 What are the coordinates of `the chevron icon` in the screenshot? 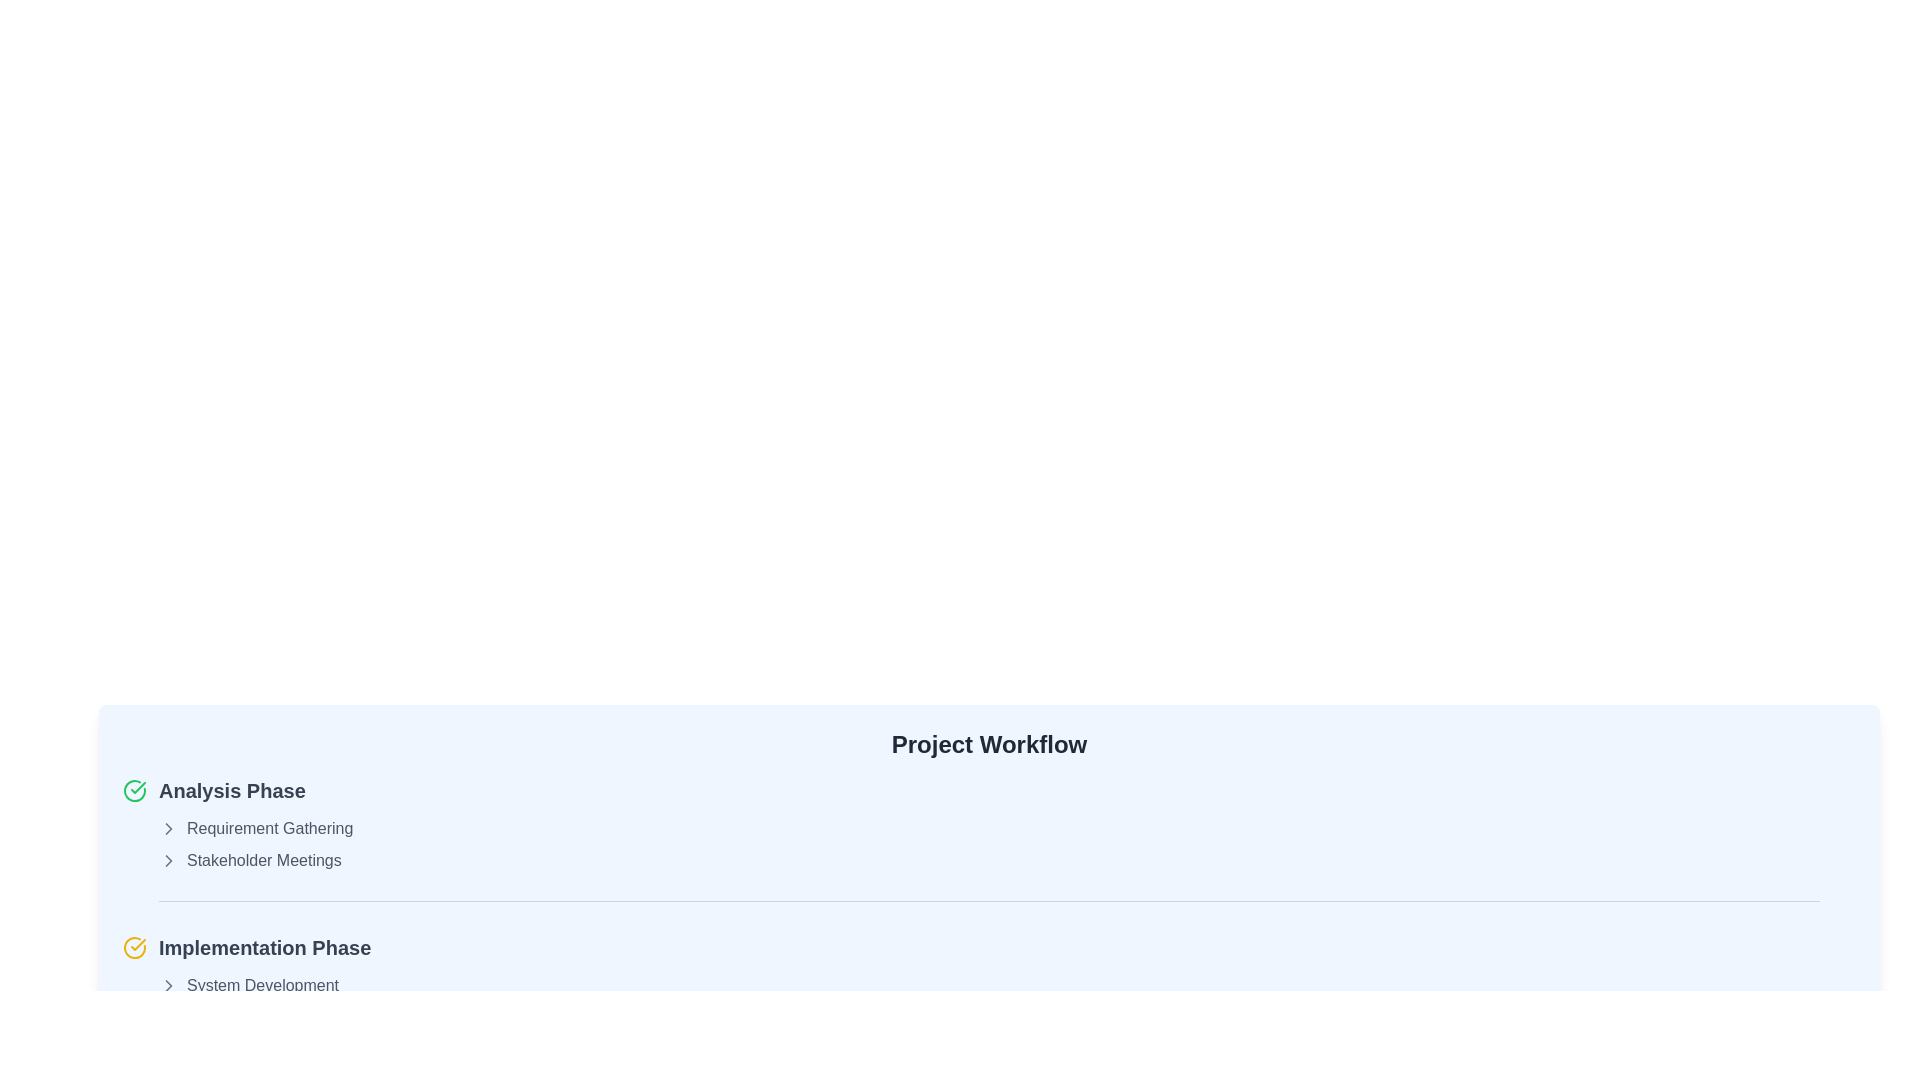 It's located at (168, 985).